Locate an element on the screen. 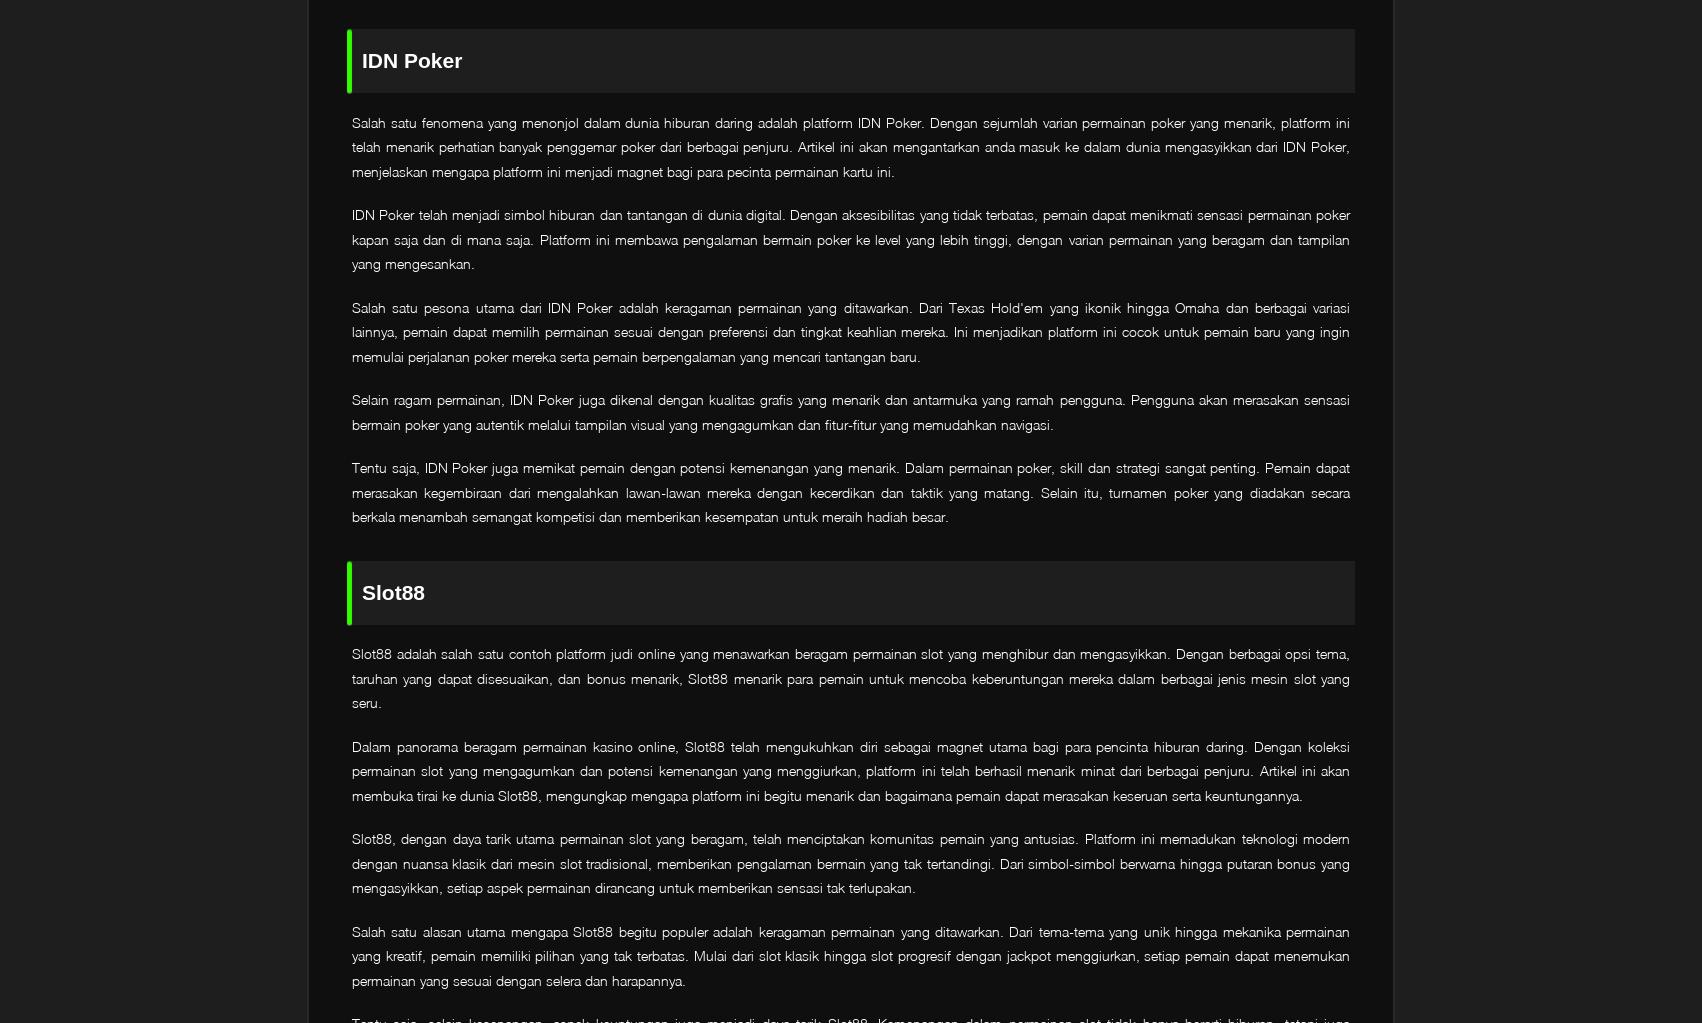 Image resolution: width=1702 pixels, height=1023 pixels. 'Salah satu alasan utama mengapa Slot88 begitu populer adalah keragaman permainan yang ditawarkan. Dari tema-tema yang unik hingga mekanika permainan yang kreatif, pemain memiliki pilihan yang tak terbatas. Mulai dari slot klasik hingga slot progresif dengan jackpot menggiurkan, setiap pemain dapat menemukan permainan yang sesuai dengan selera dan harapannya.' is located at coordinates (351, 954).